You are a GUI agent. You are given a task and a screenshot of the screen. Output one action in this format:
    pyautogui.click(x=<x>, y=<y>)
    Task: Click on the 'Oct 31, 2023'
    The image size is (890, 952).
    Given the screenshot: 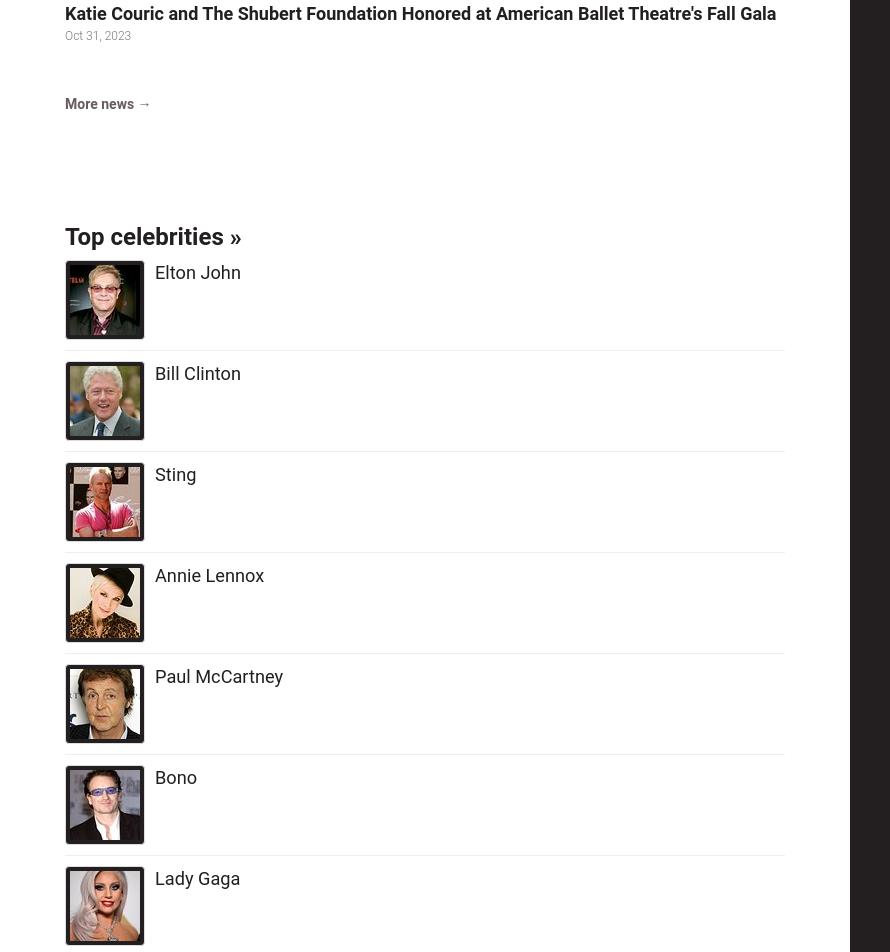 What is the action you would take?
    pyautogui.click(x=64, y=35)
    